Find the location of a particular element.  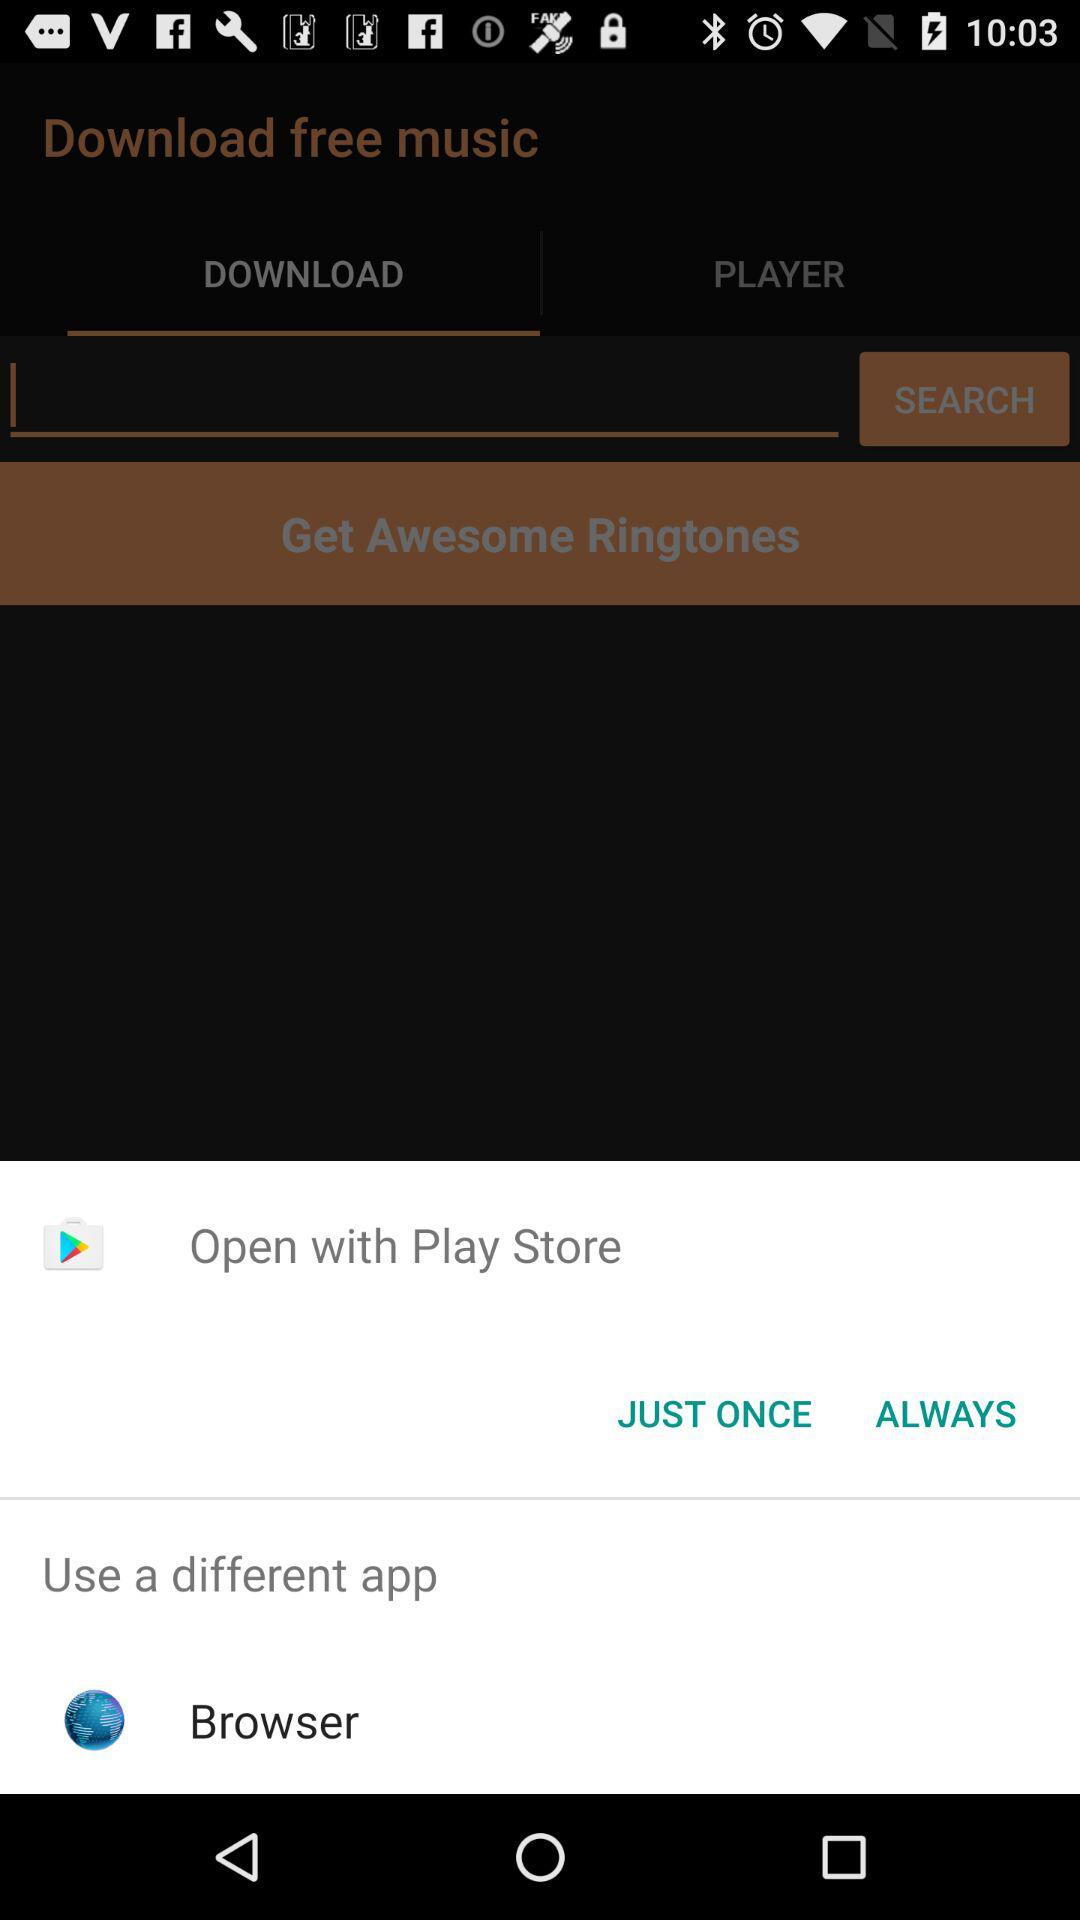

the item at the bottom right corner is located at coordinates (945, 1411).